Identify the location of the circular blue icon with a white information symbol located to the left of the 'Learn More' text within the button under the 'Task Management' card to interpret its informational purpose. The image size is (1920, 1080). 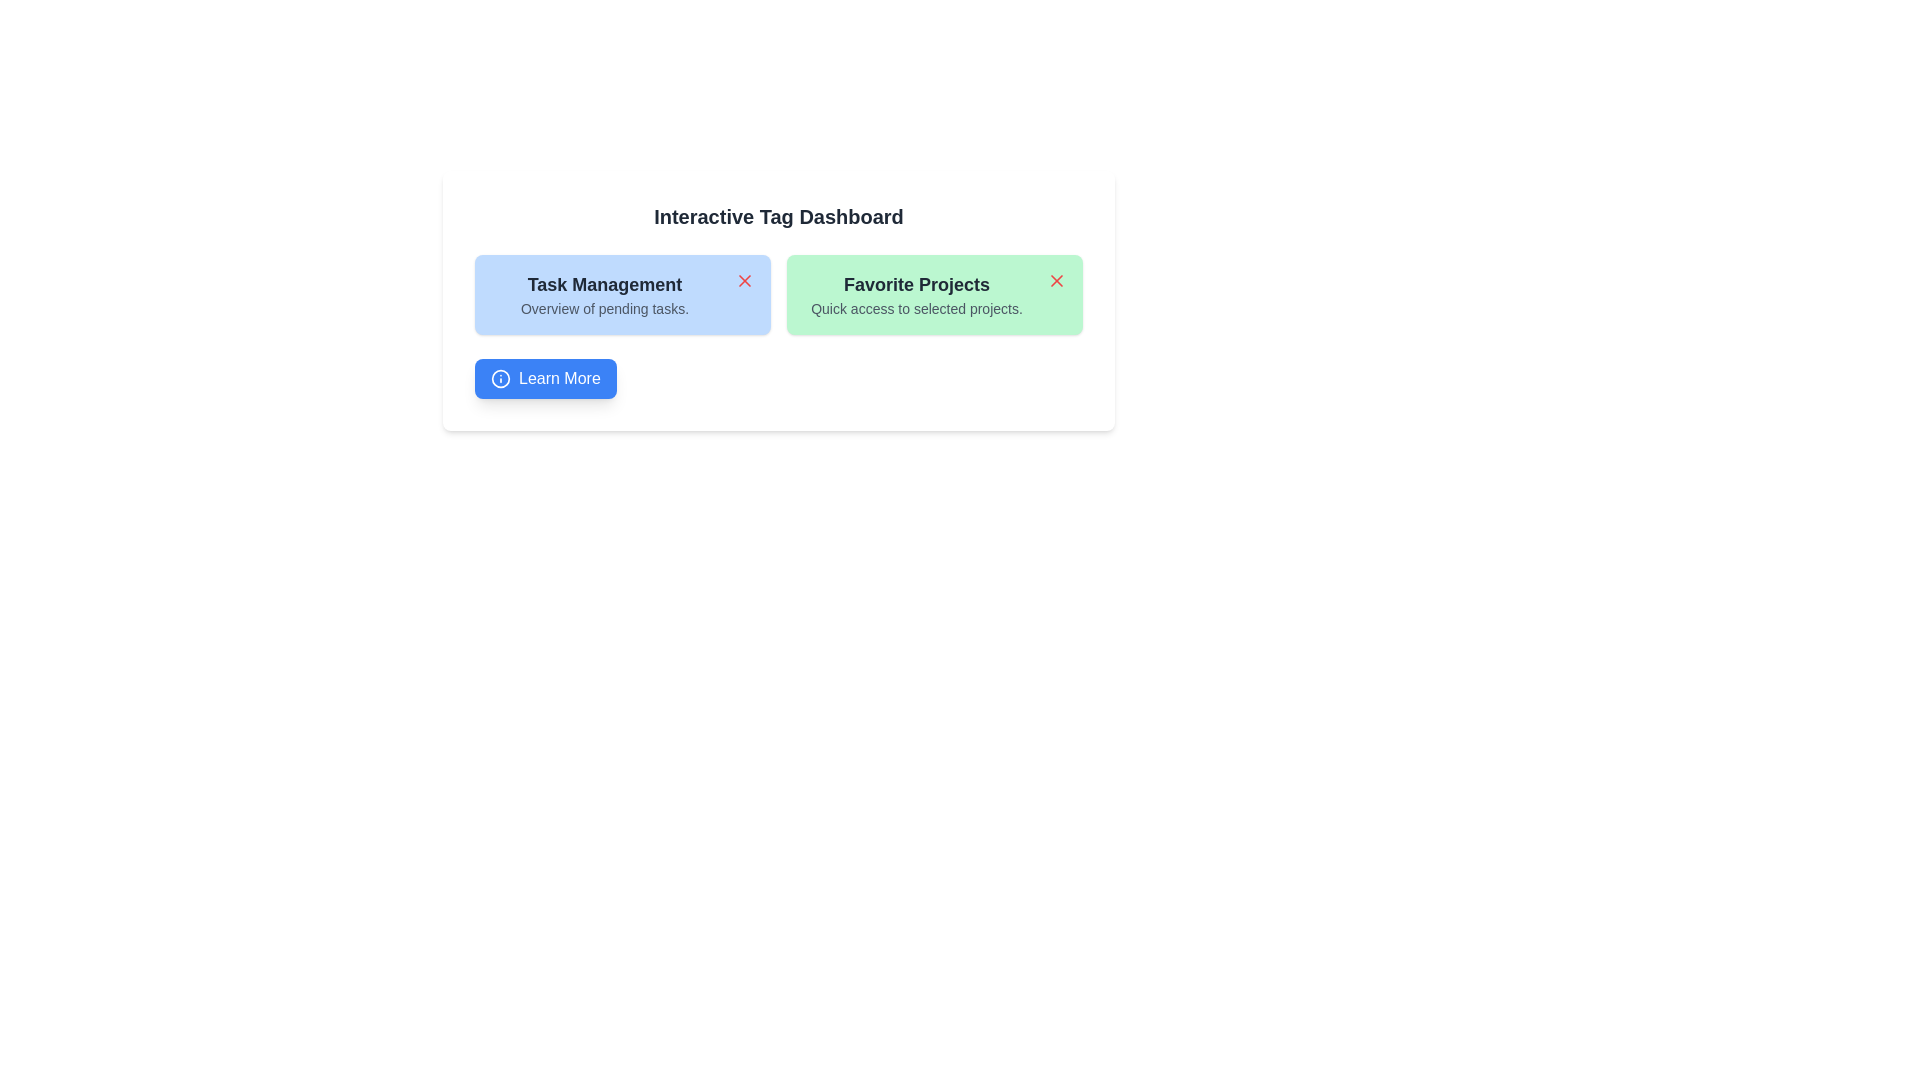
(500, 378).